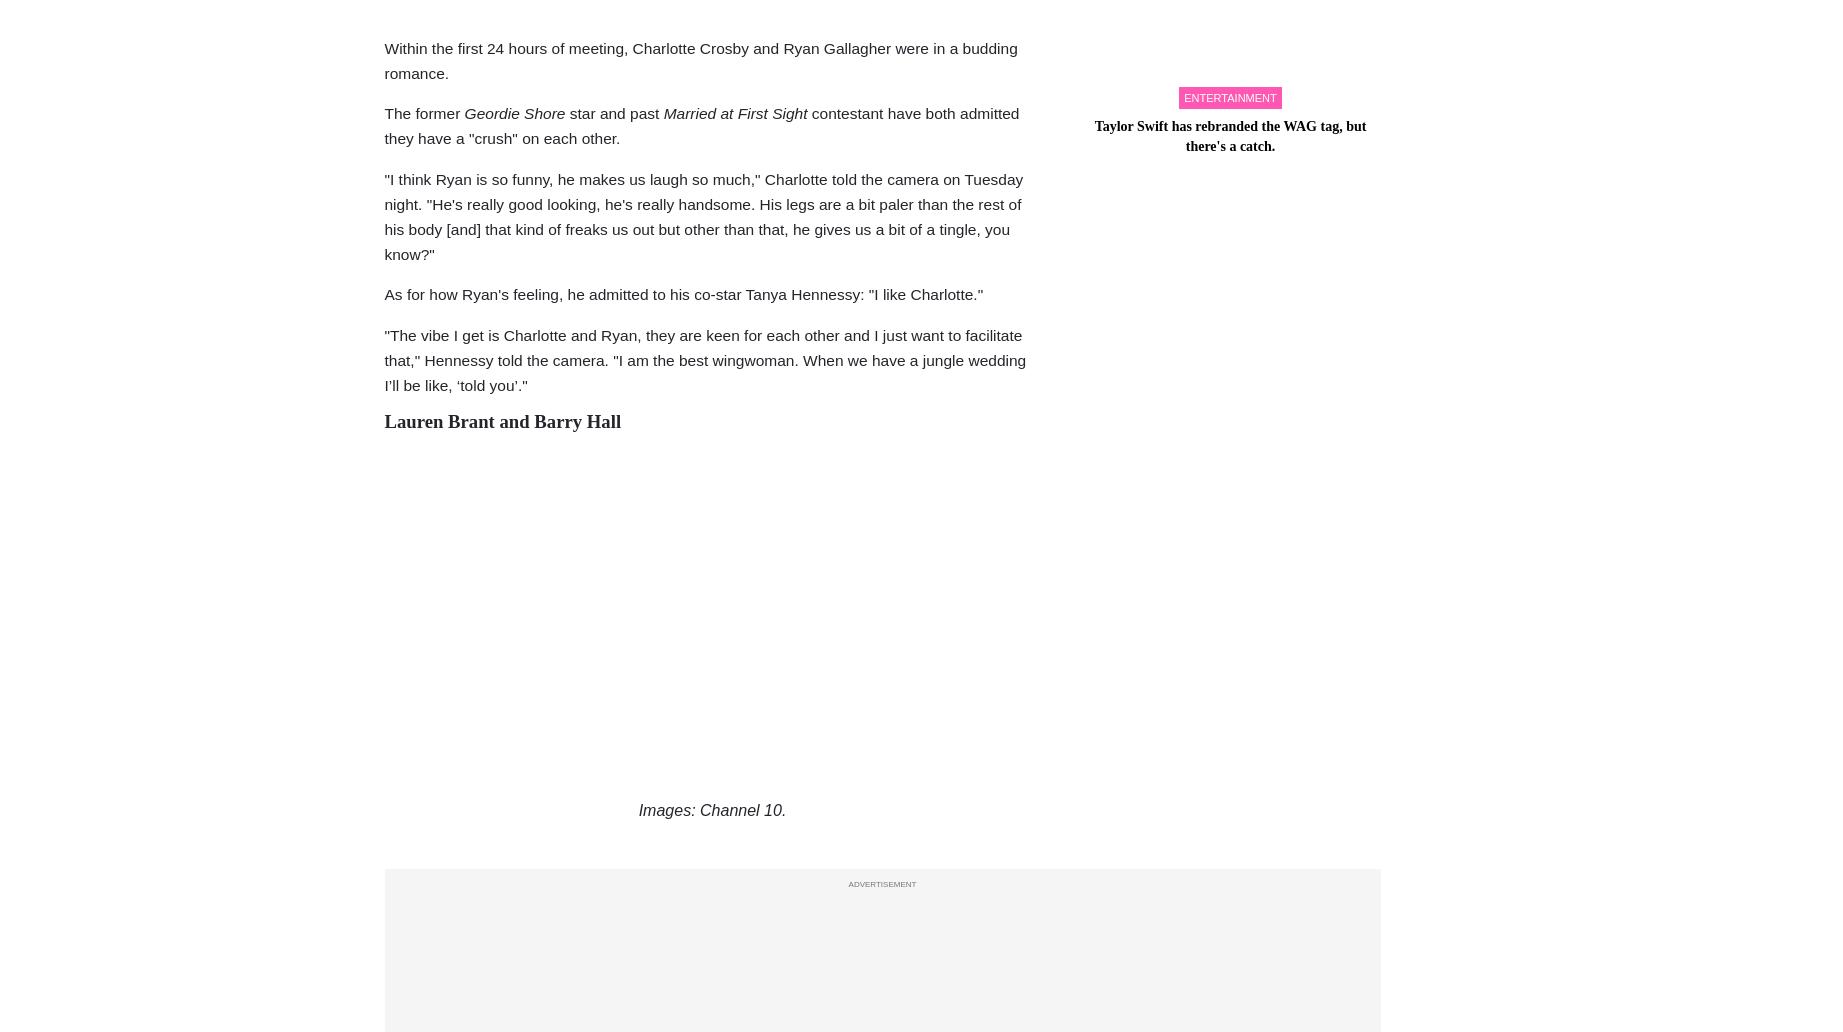  Describe the element at coordinates (736, 113) in the screenshot. I see `'Married at First Sight'` at that location.